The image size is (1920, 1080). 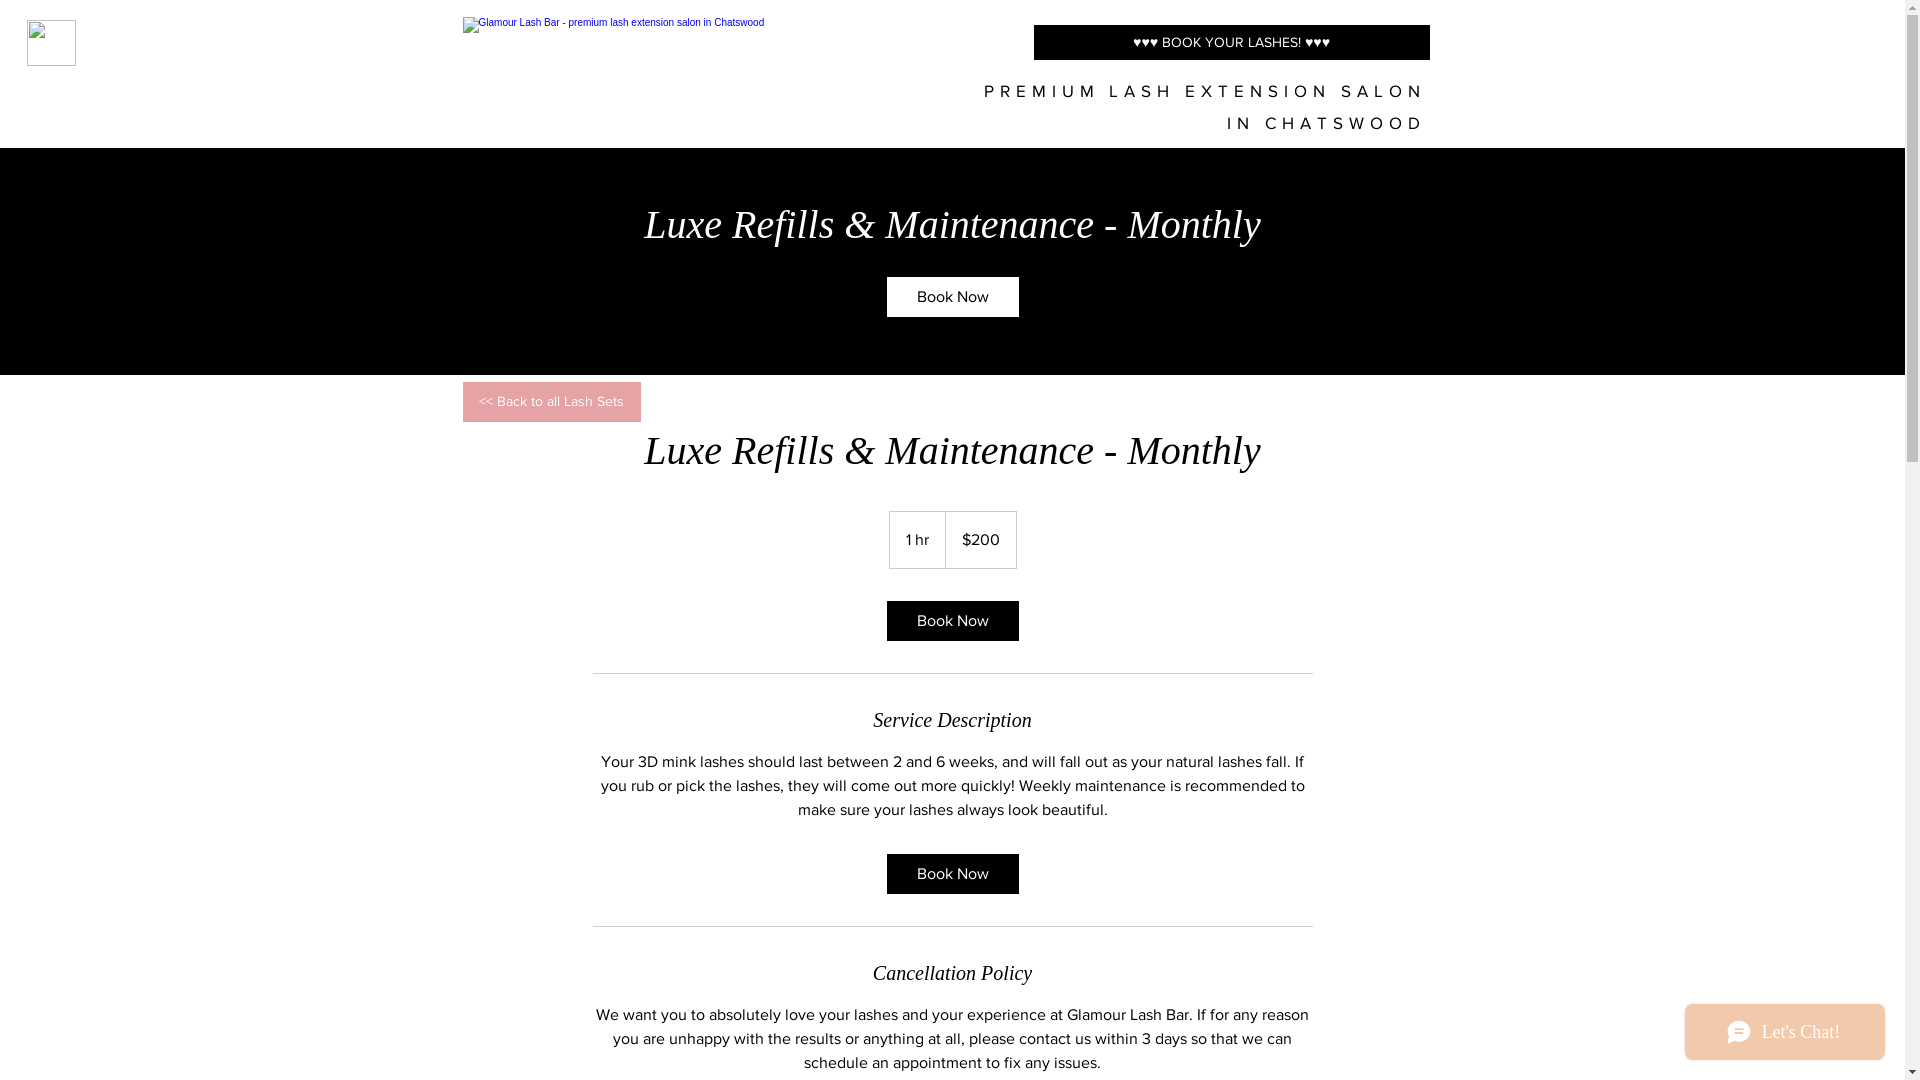 I want to click on '<< Back to all Lash Sets', so click(x=551, y=401).